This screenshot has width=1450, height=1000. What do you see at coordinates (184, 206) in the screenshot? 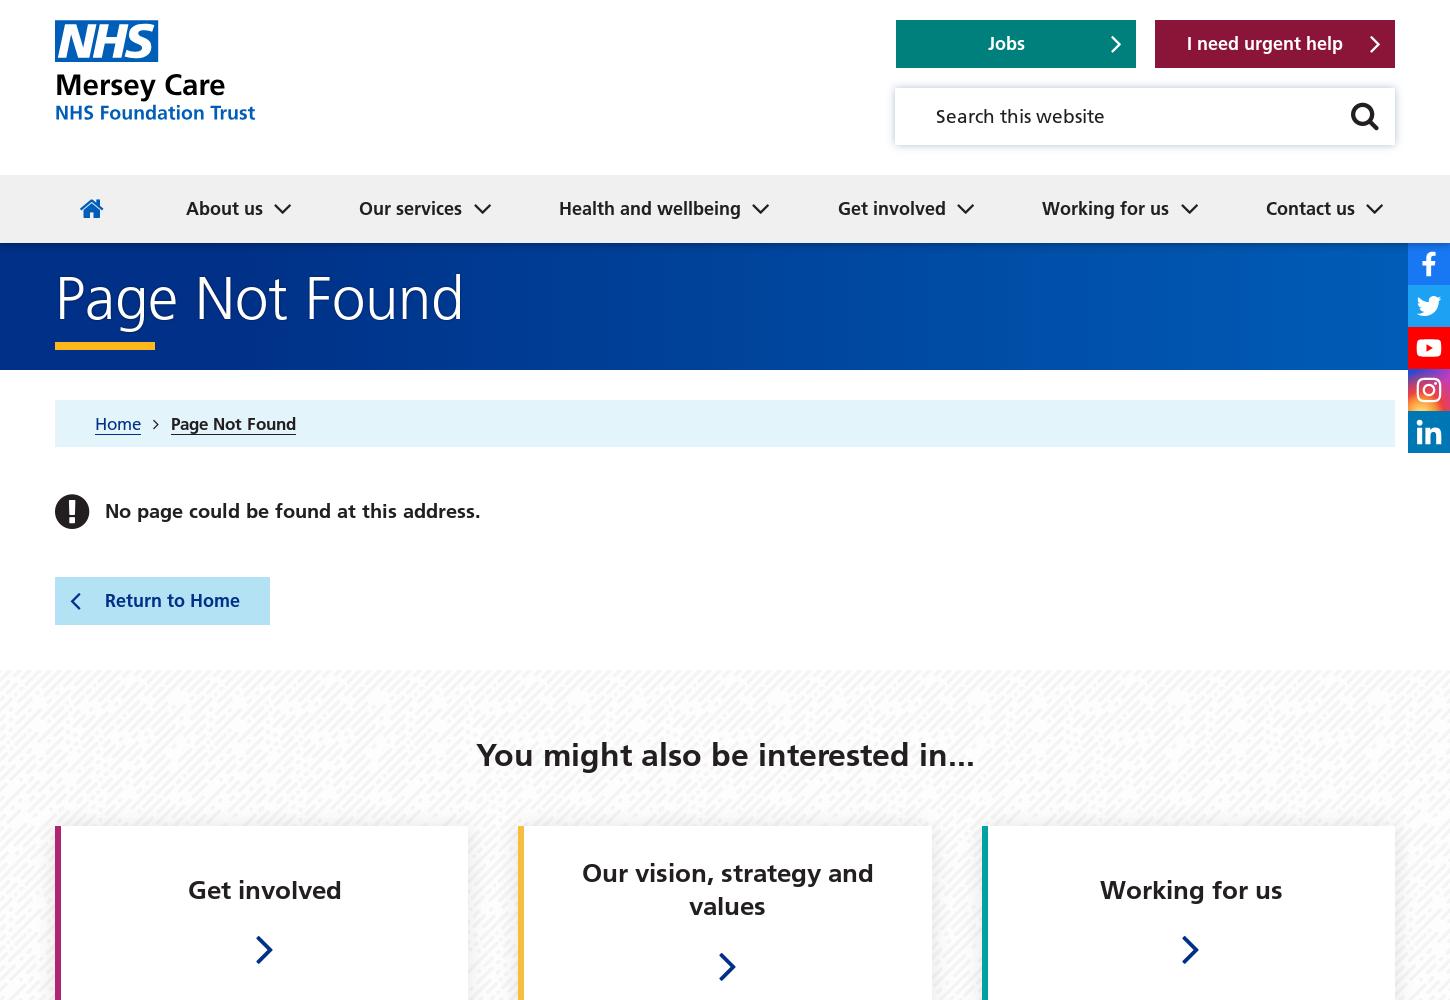
I see `'About us'` at bounding box center [184, 206].